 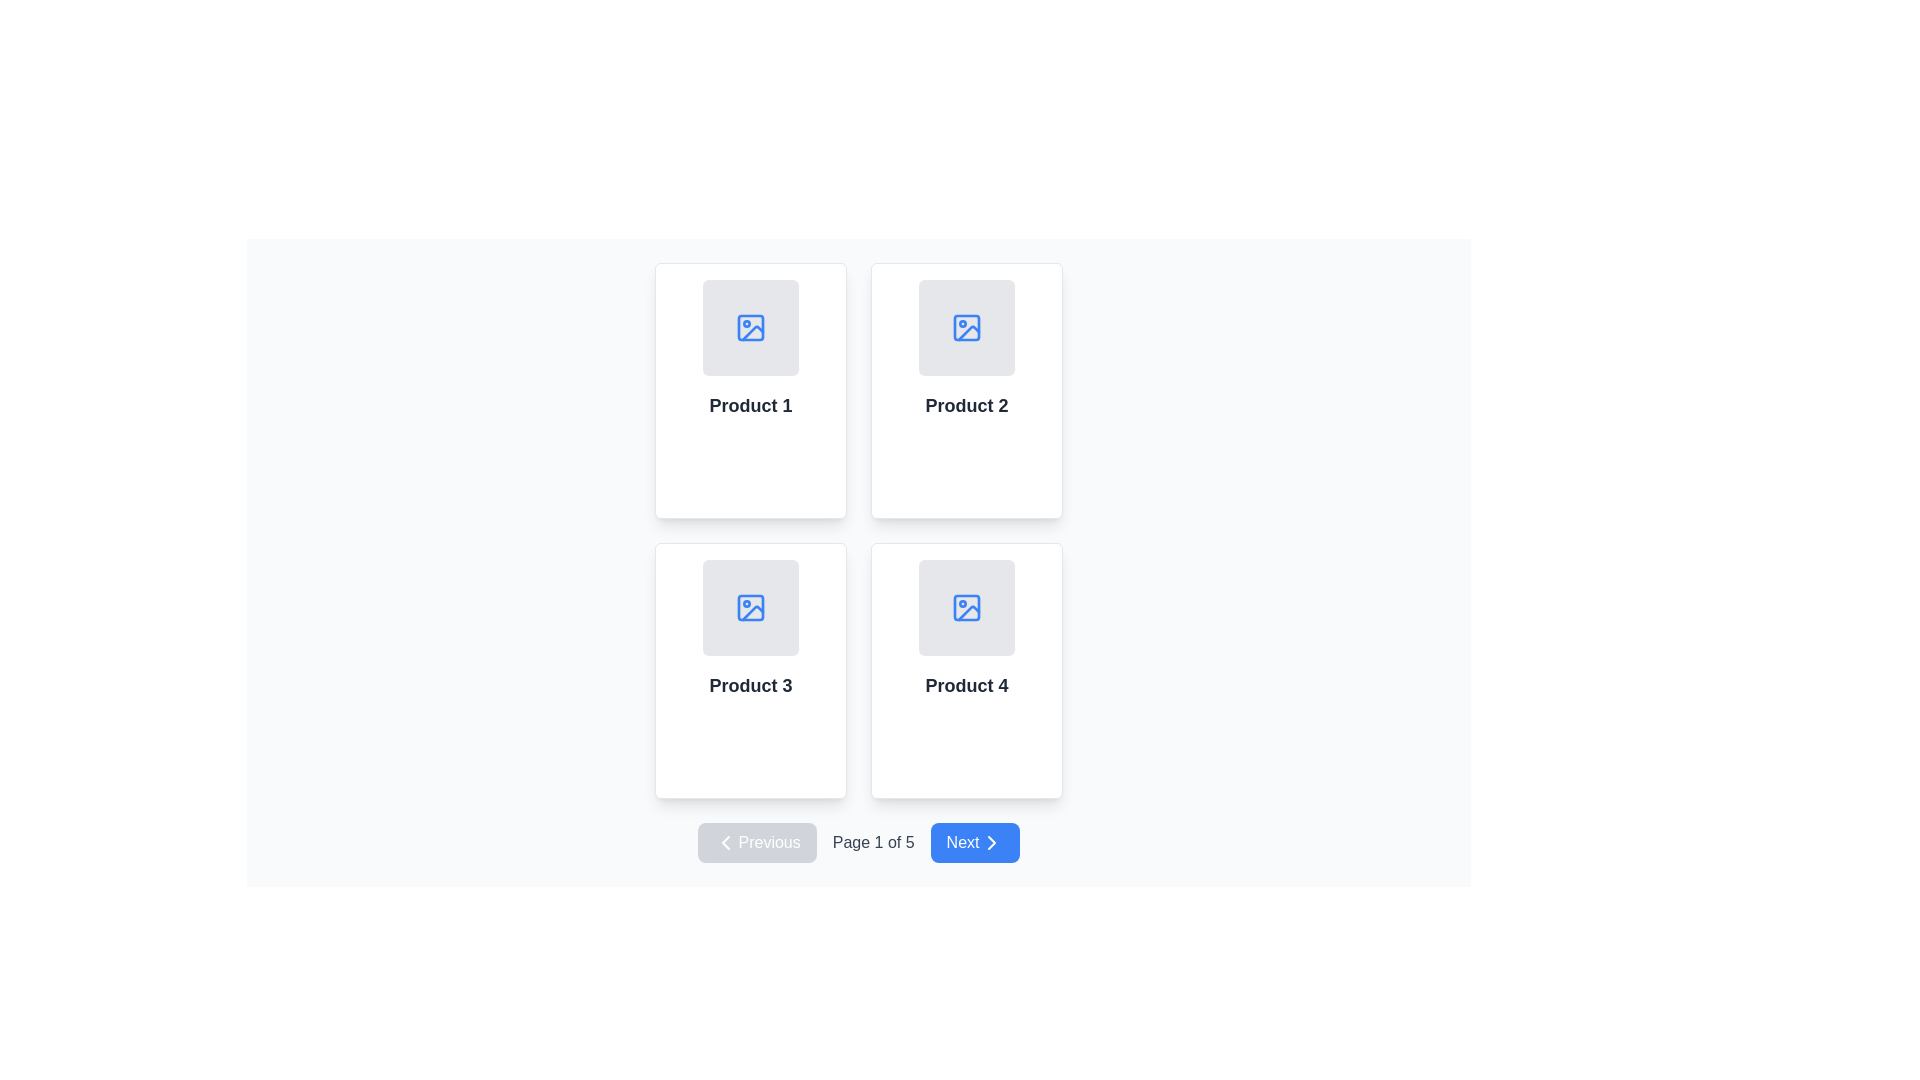 I want to click on the static text label that displays the name of the product within the 'Product 4' card, located in the second row, second column, so click(x=966, y=685).